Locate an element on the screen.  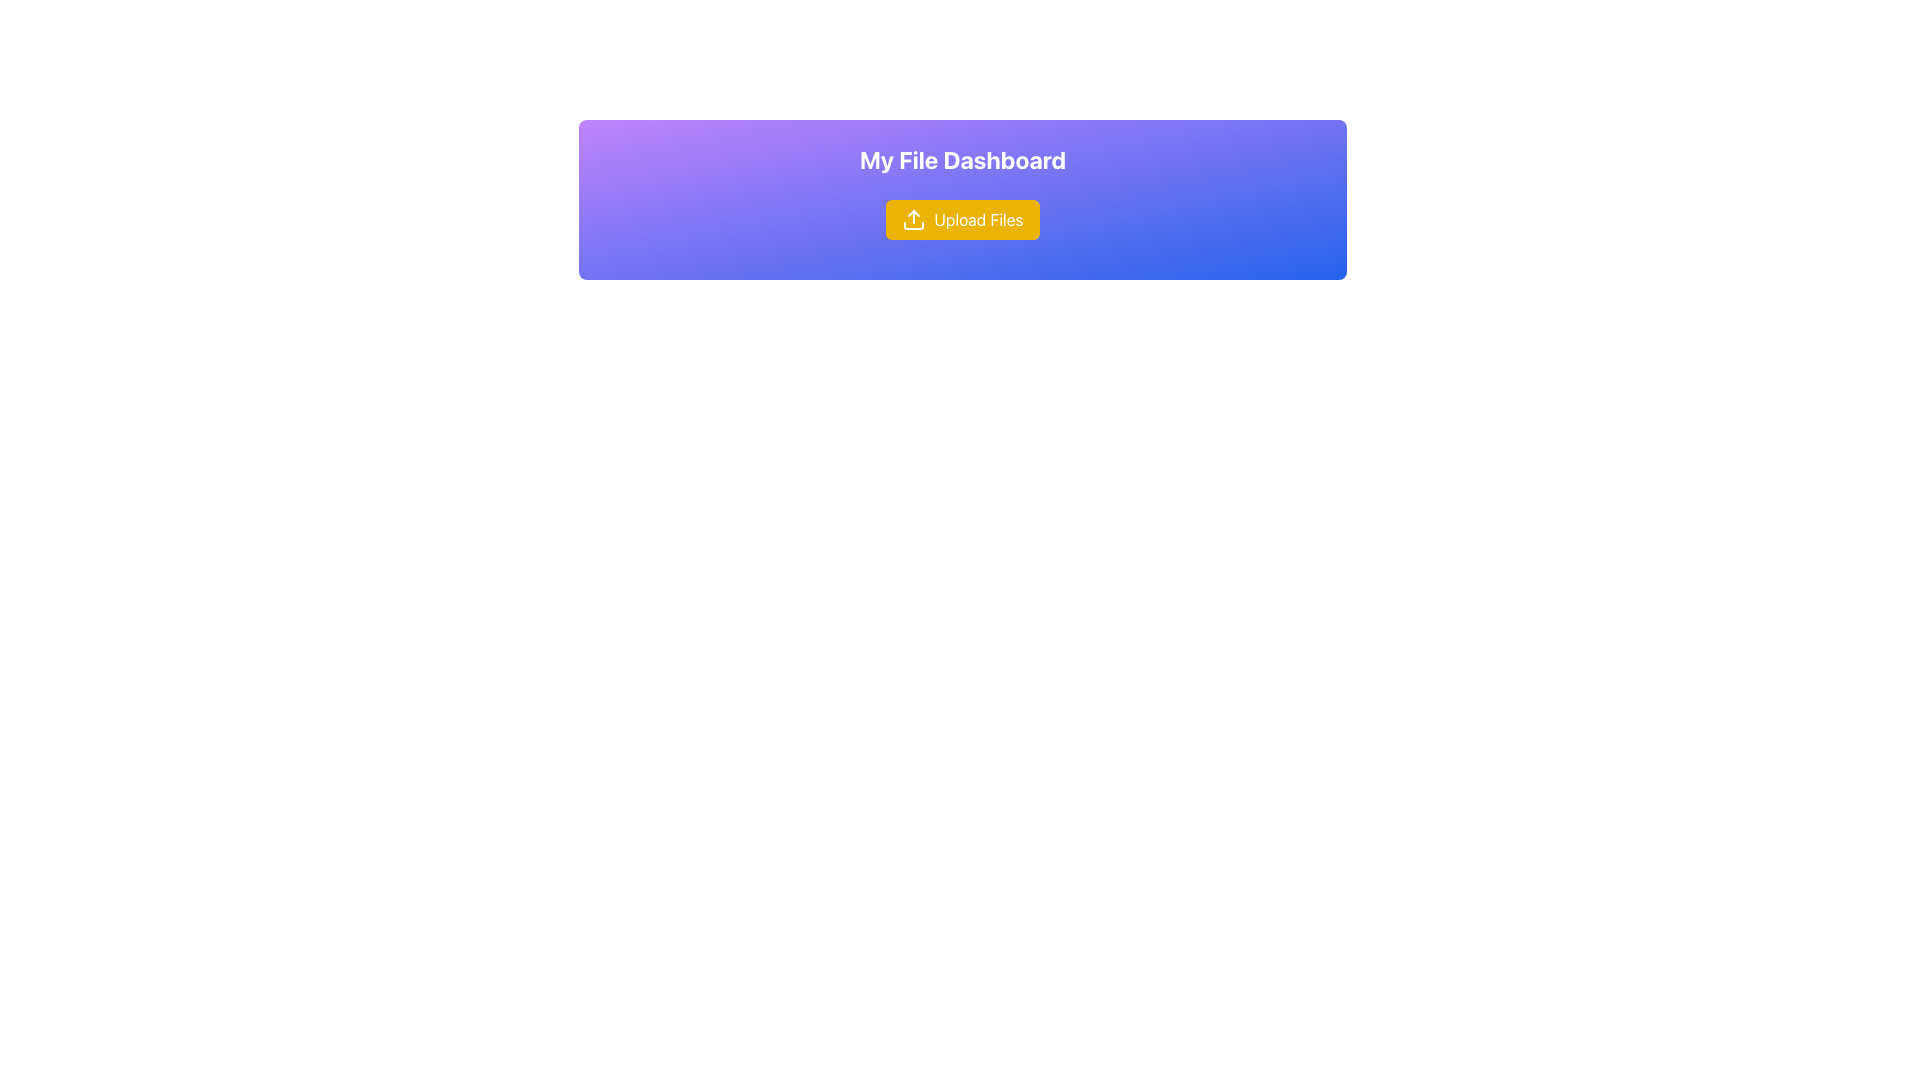
the 'Upload Files' button, which is a bright yellow rectangular button with rounded corners, centrally located in the 'My File Dashboard' section is located at coordinates (961, 219).